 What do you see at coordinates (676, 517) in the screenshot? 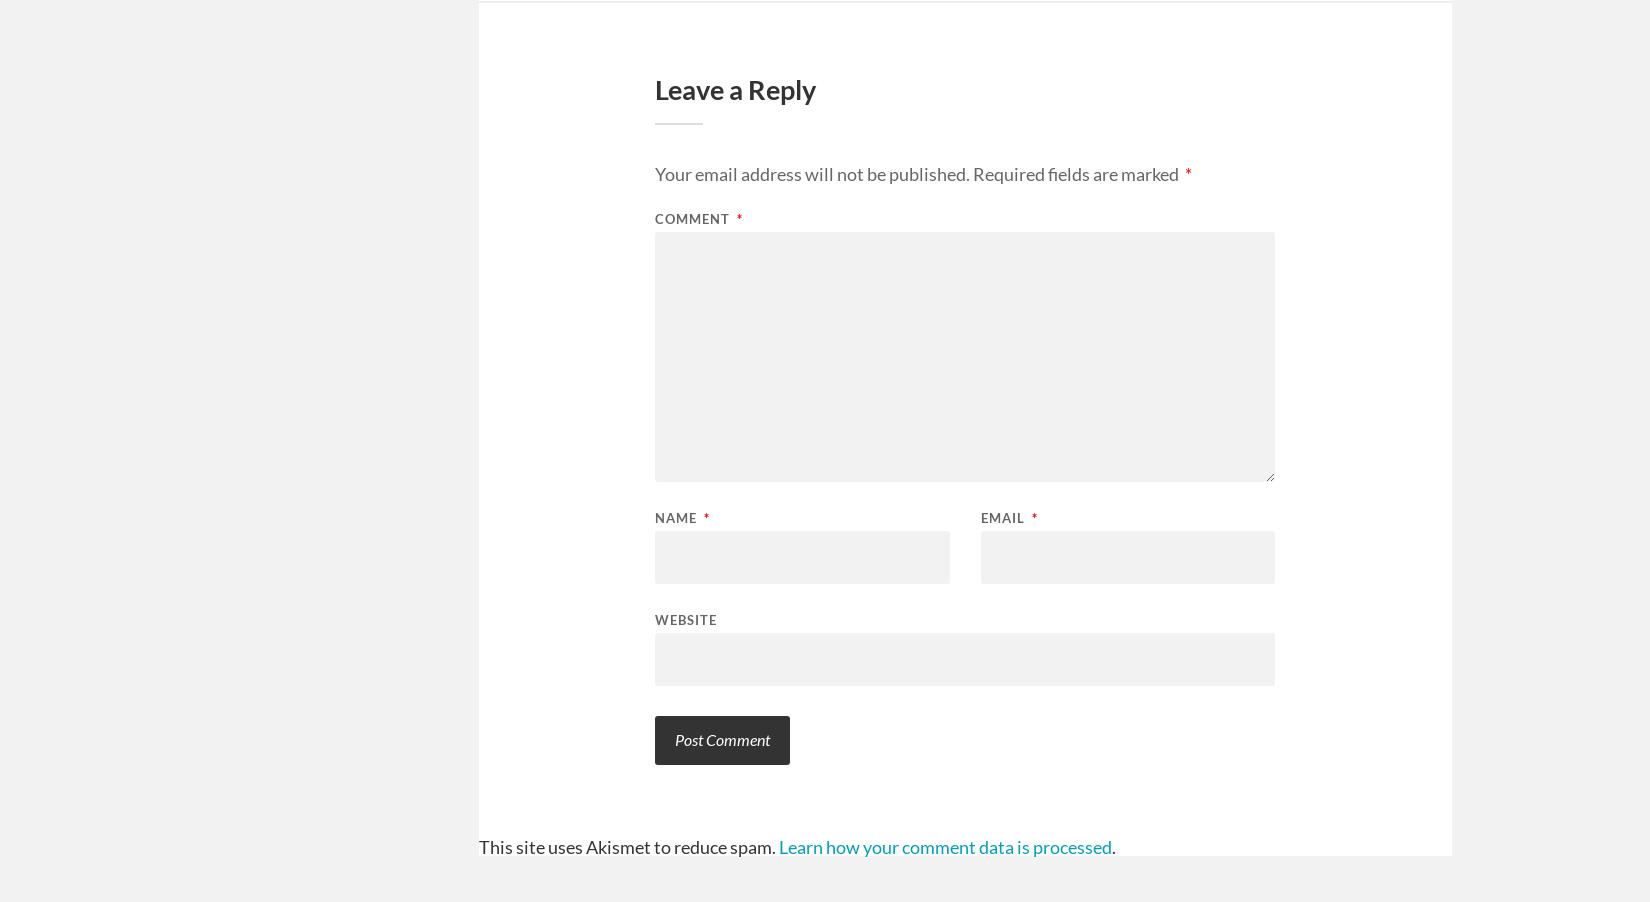
I see `'Name'` at bounding box center [676, 517].